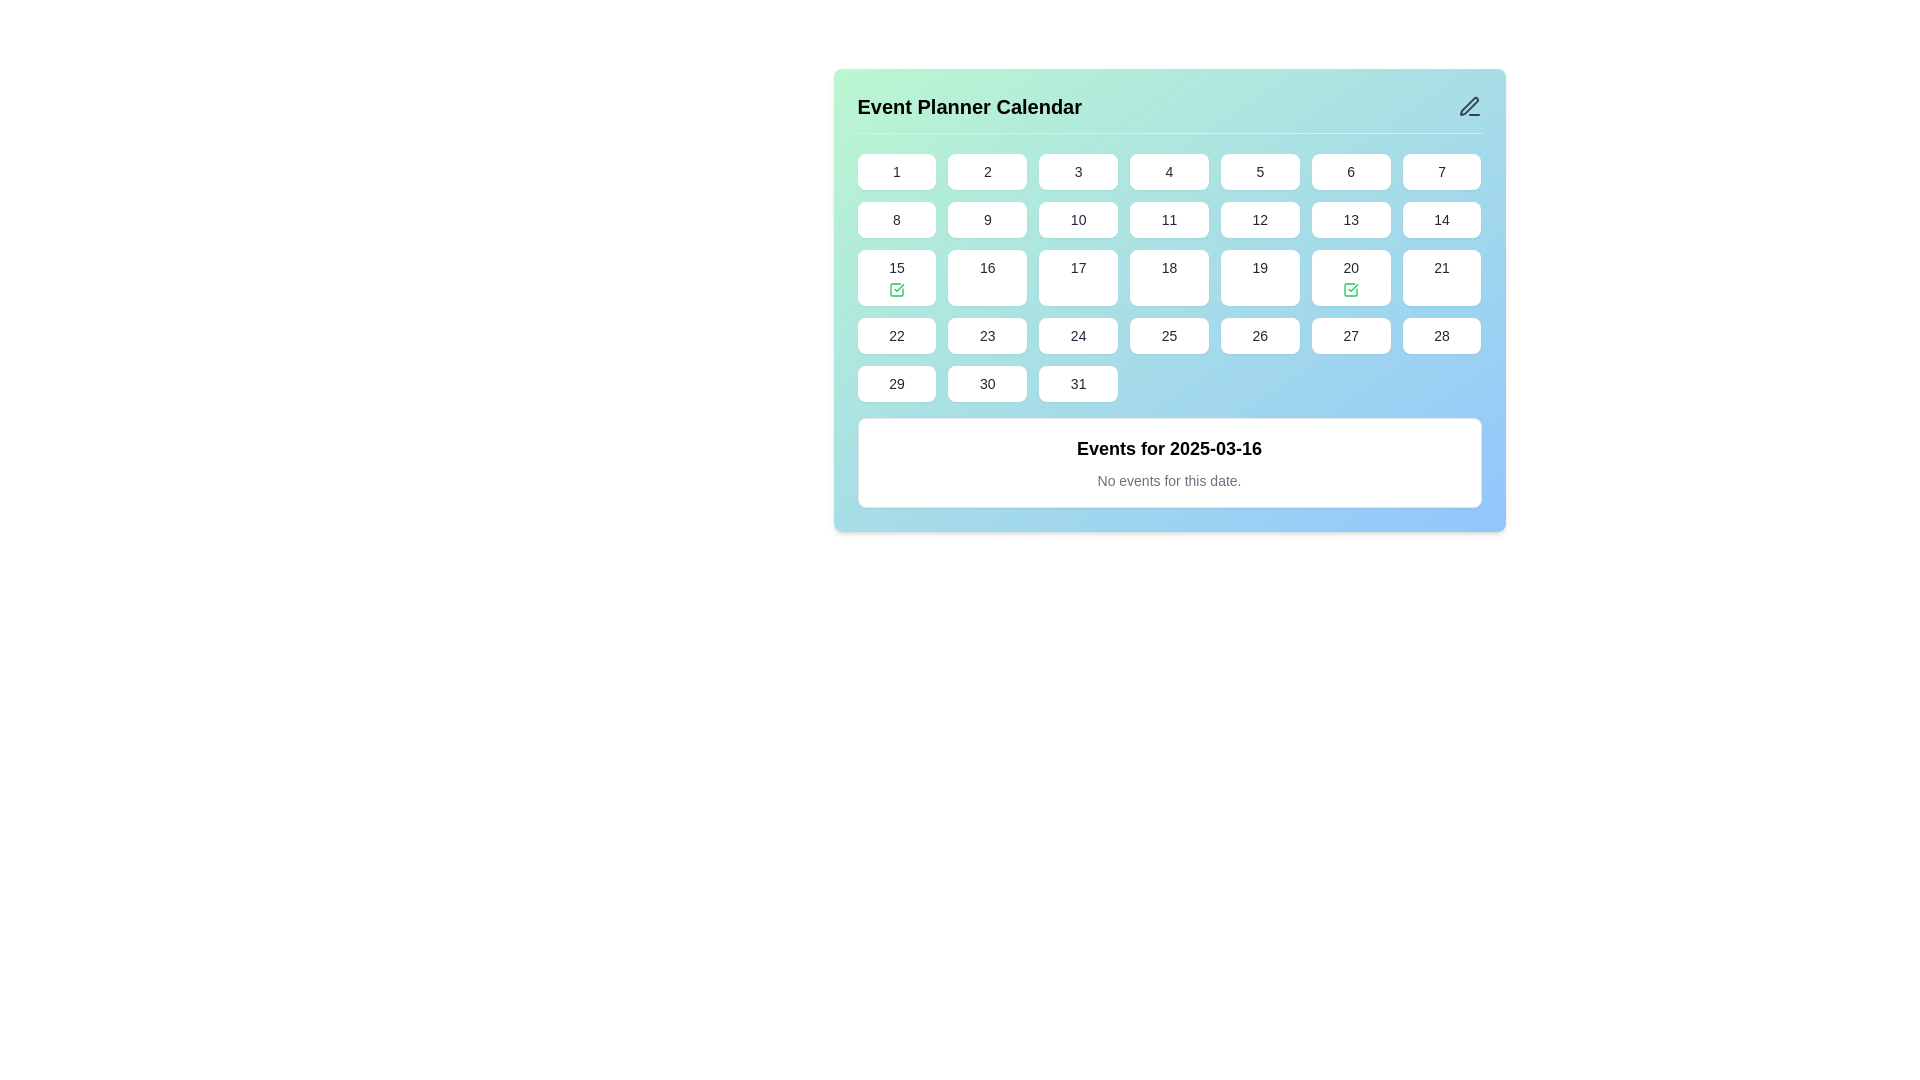 The height and width of the screenshot is (1080, 1920). What do you see at coordinates (987, 171) in the screenshot?
I see `the selectable calendar date box representing the number '2' located in the first row, second column of the Event Planner Calendar interface` at bounding box center [987, 171].